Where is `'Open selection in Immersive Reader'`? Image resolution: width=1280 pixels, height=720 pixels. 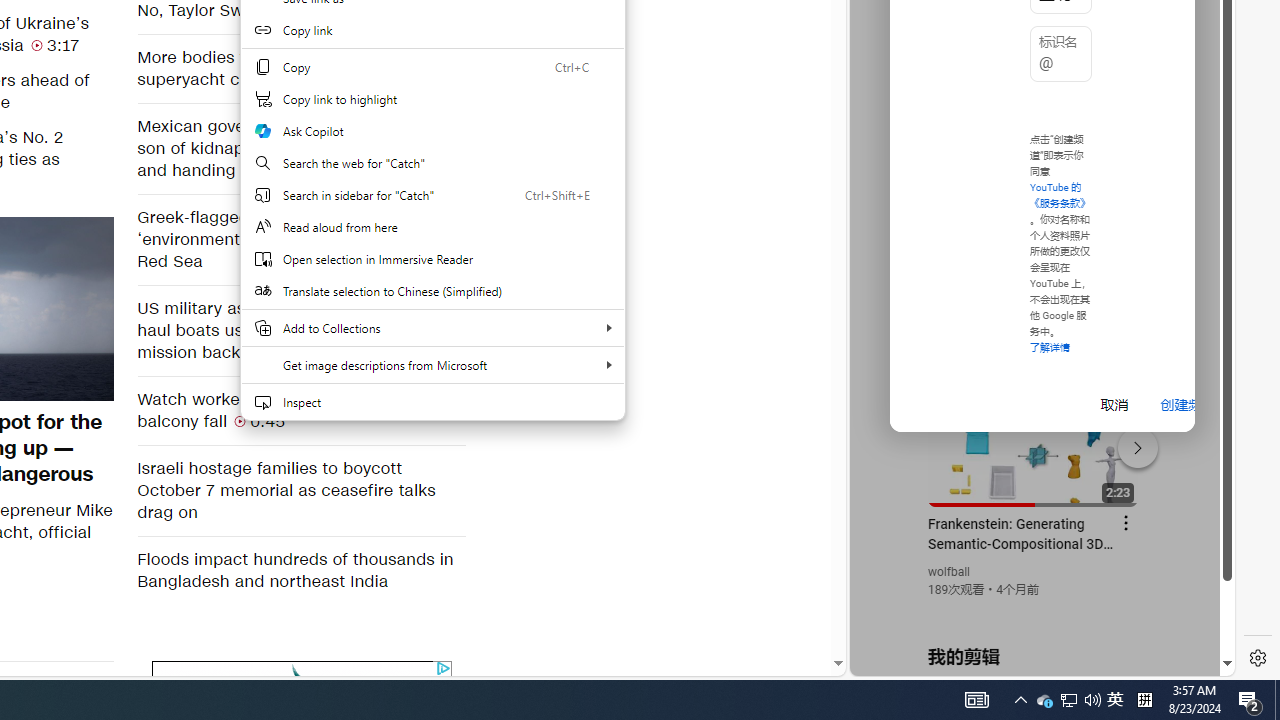
'Open selection in Immersive Reader' is located at coordinates (431, 258).